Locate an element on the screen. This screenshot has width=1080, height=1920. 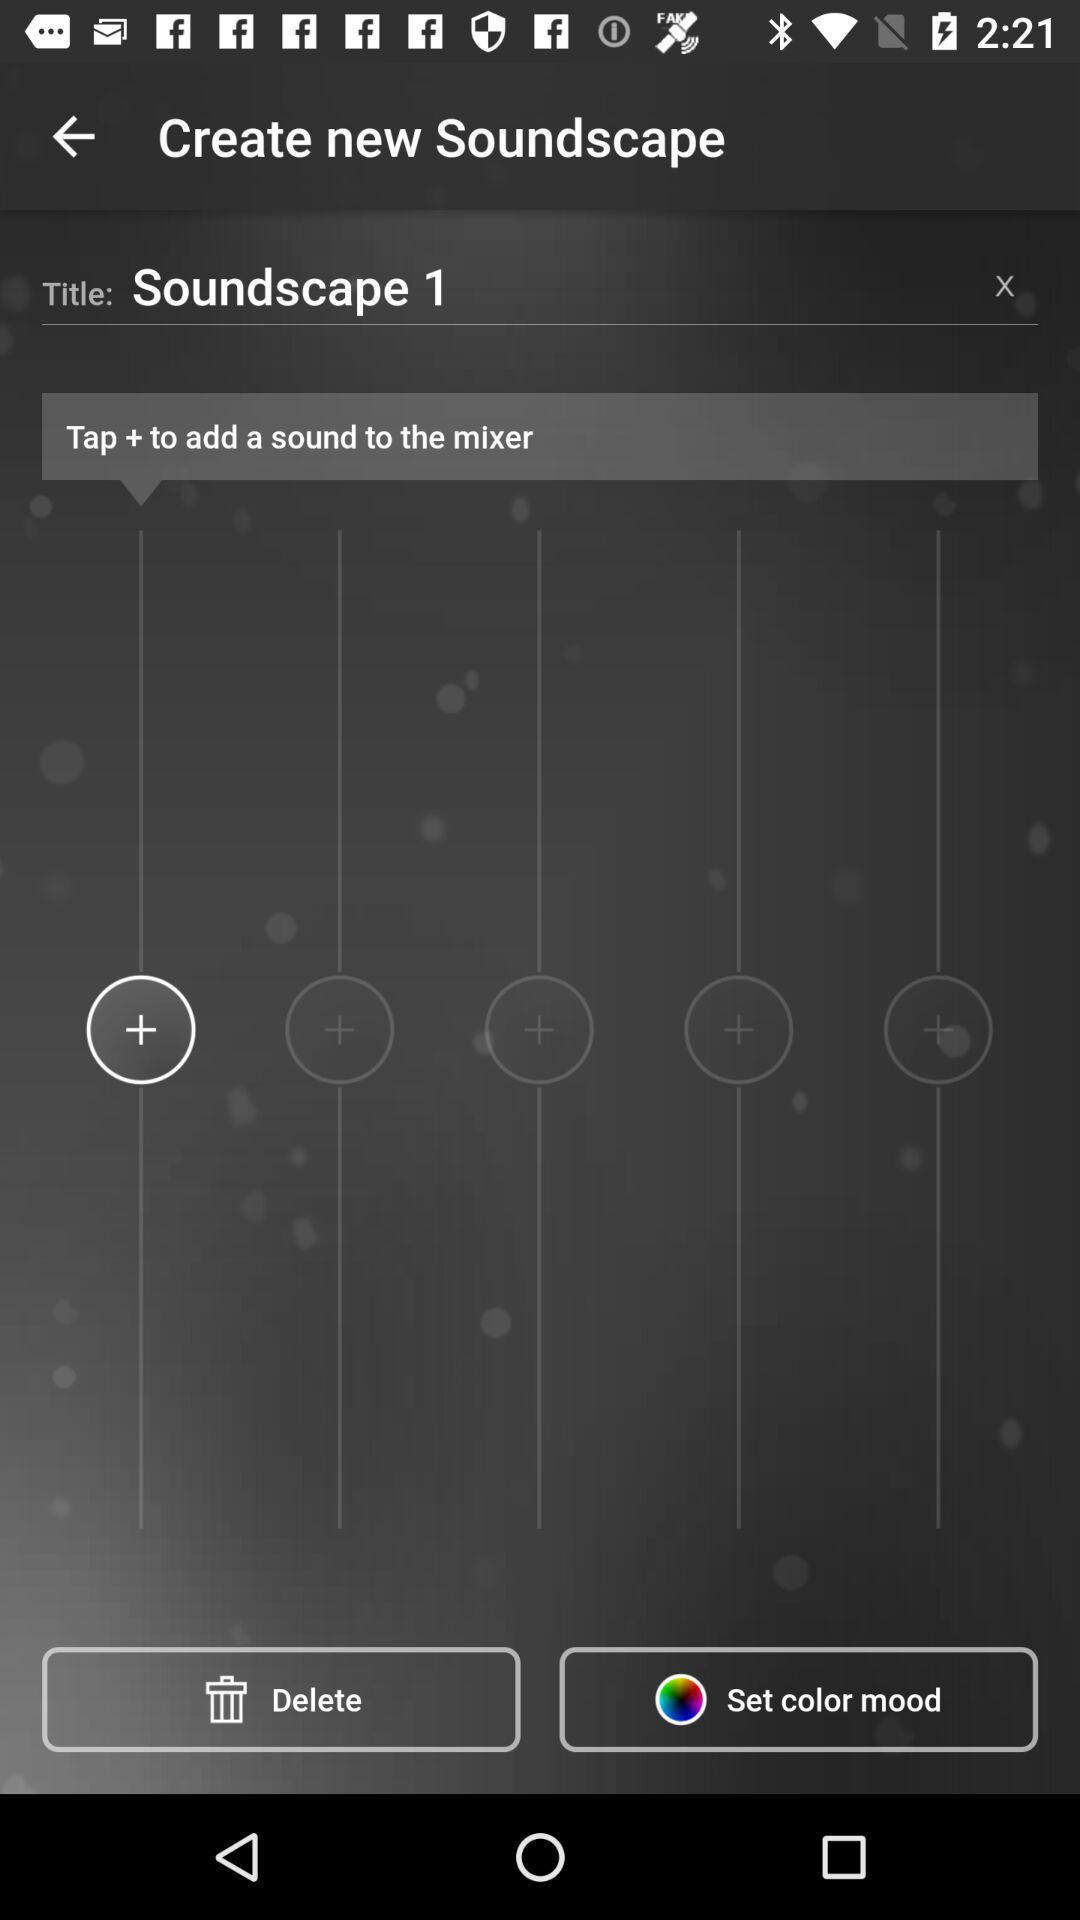
item above soundscape 1 icon is located at coordinates (72, 135).